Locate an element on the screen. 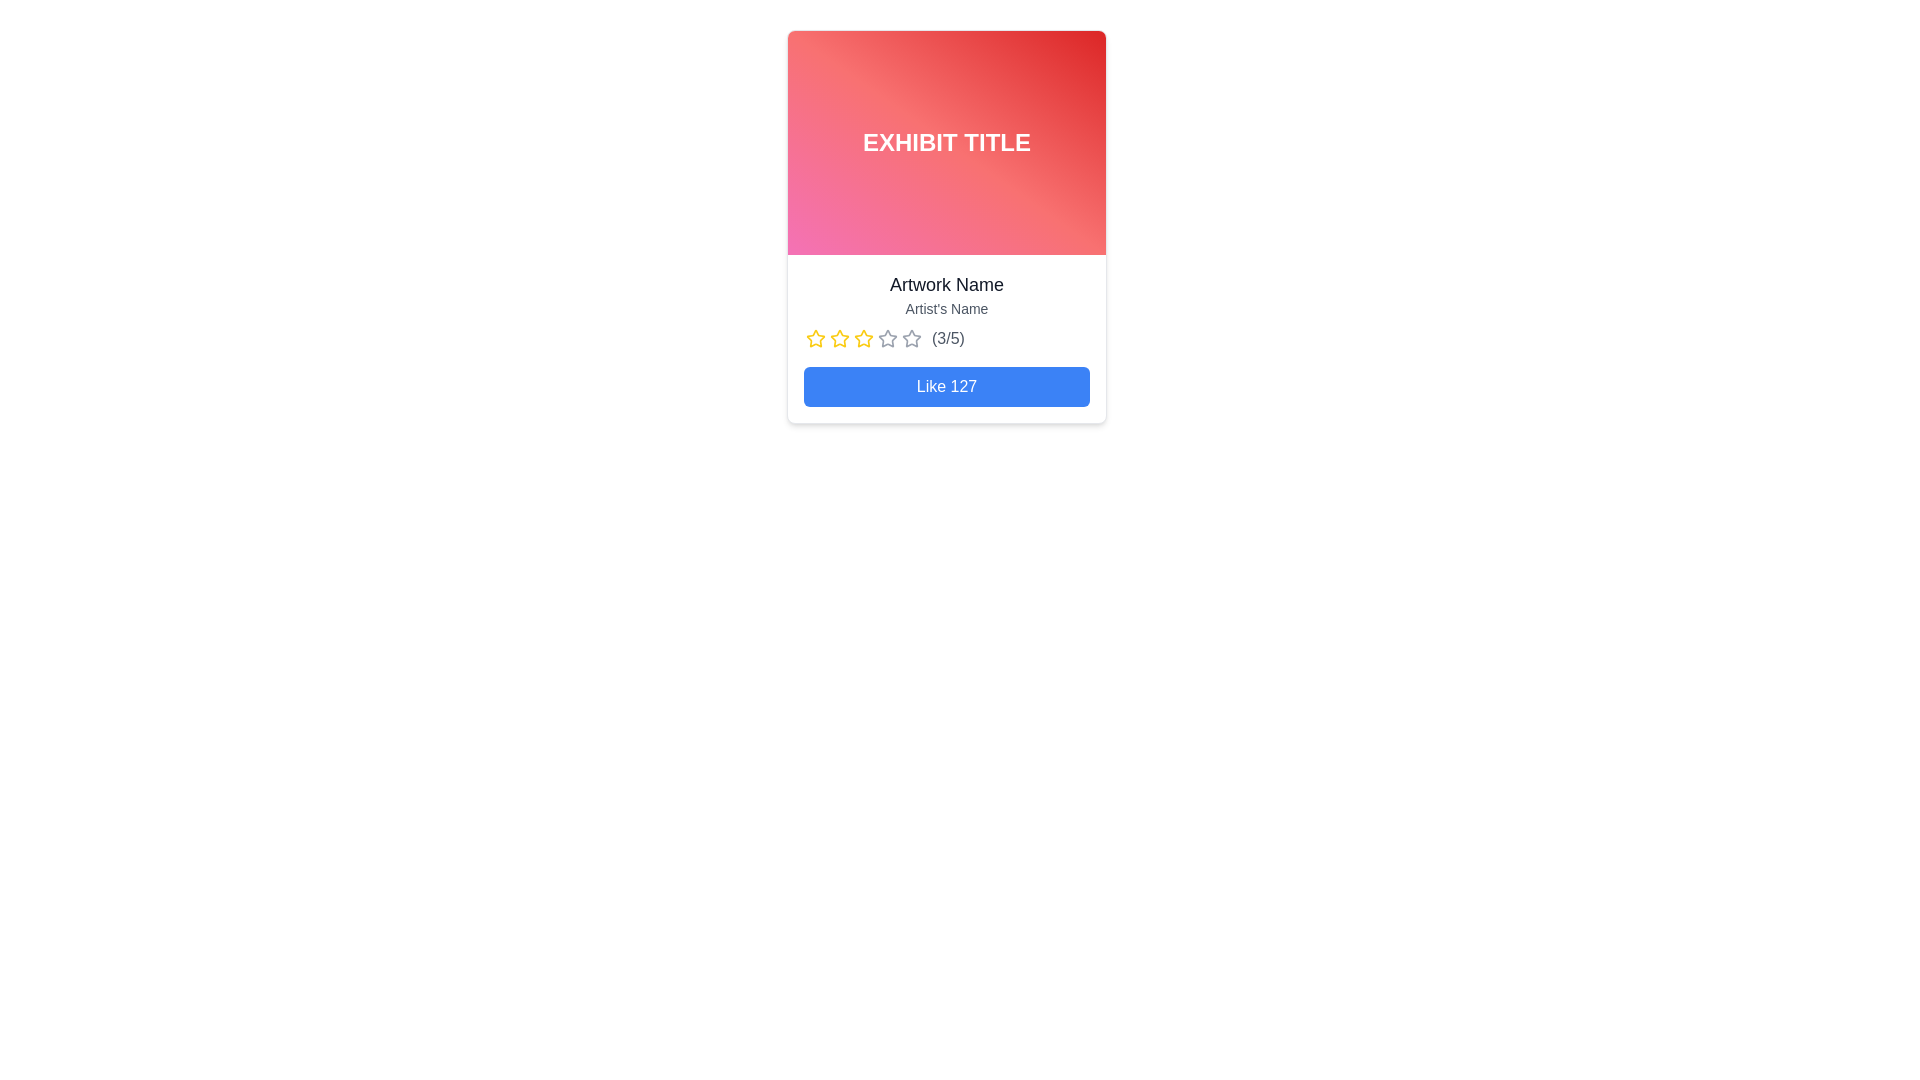 Image resolution: width=1920 pixels, height=1080 pixels. the static text displaying 'Artwork Name' in a large, bold font, located below the 'EXHIBIT TITLE' banner is located at coordinates (945, 285).